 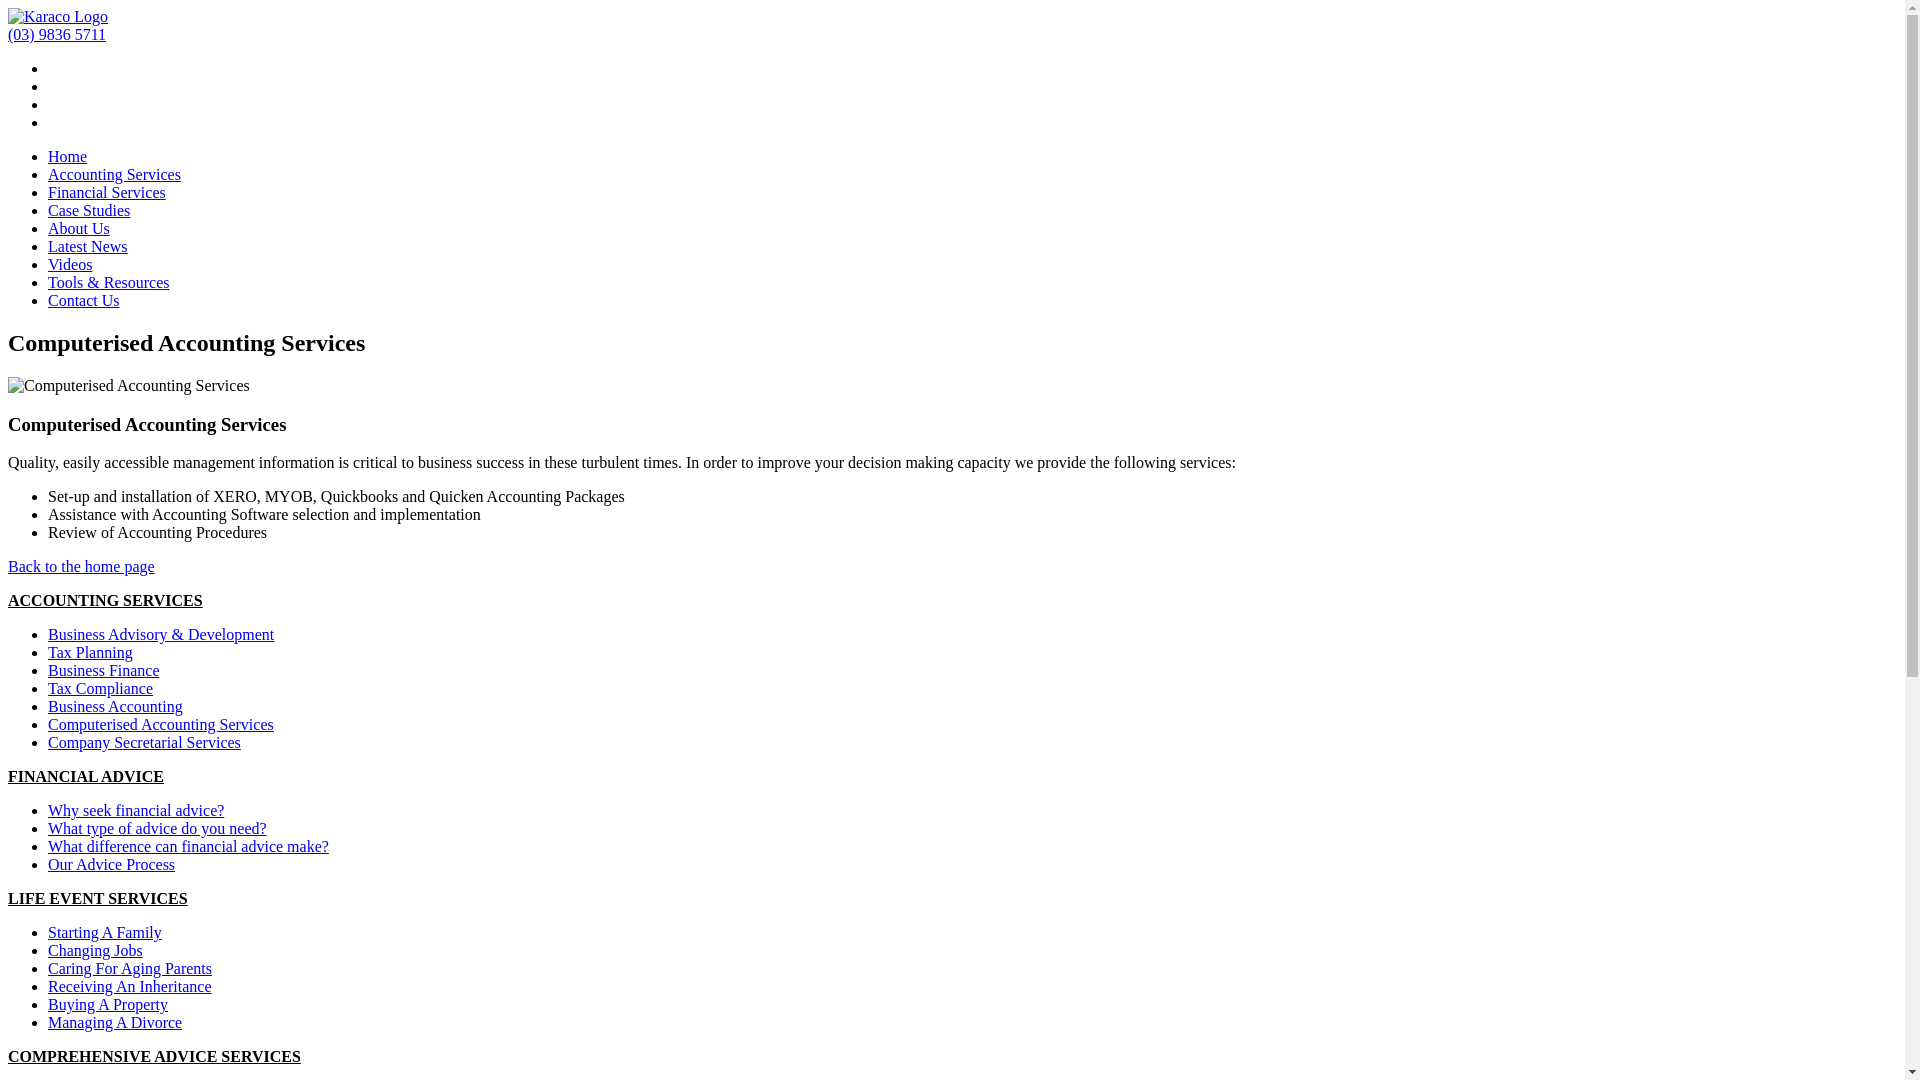 What do you see at coordinates (86, 245) in the screenshot?
I see `'Latest News'` at bounding box center [86, 245].